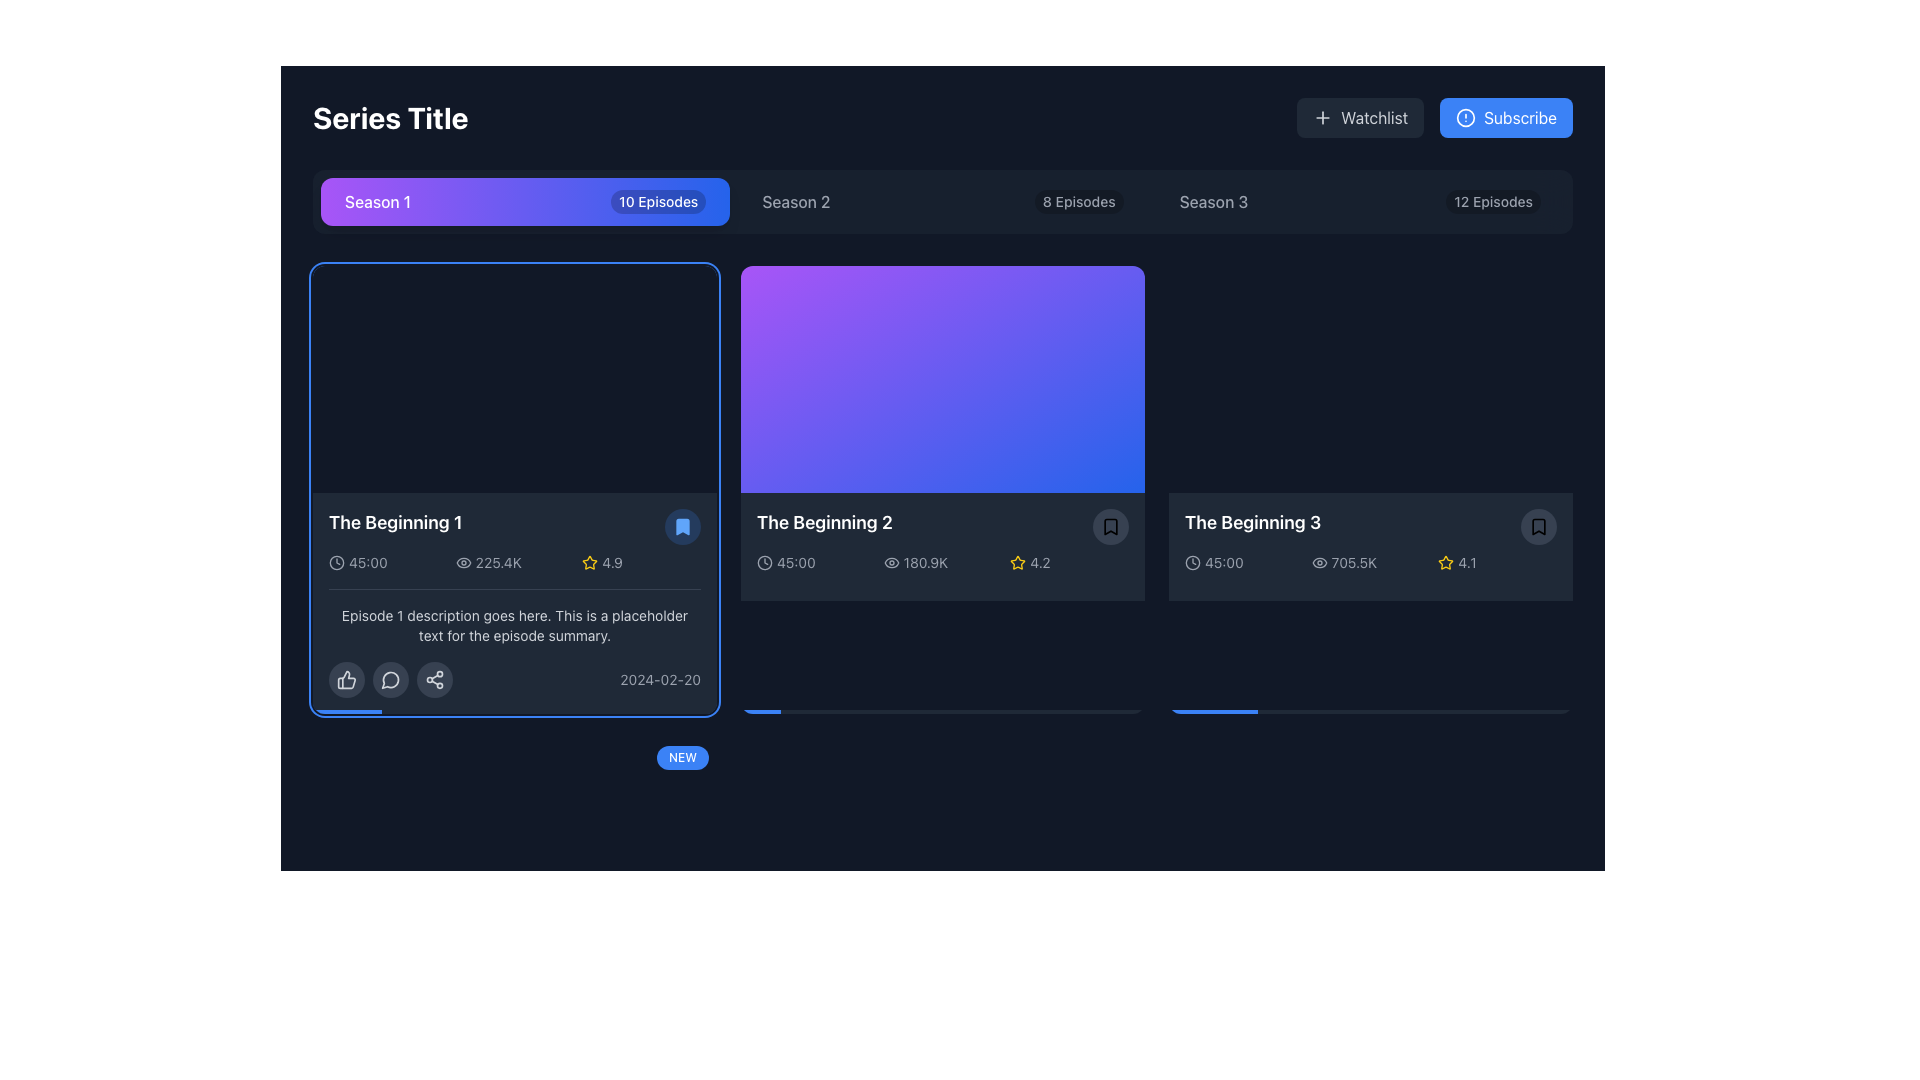 The image size is (1920, 1080). Describe the element at coordinates (589, 562) in the screenshot. I see `the star icon representing the rating for 'The Beginning 1' content item` at that location.